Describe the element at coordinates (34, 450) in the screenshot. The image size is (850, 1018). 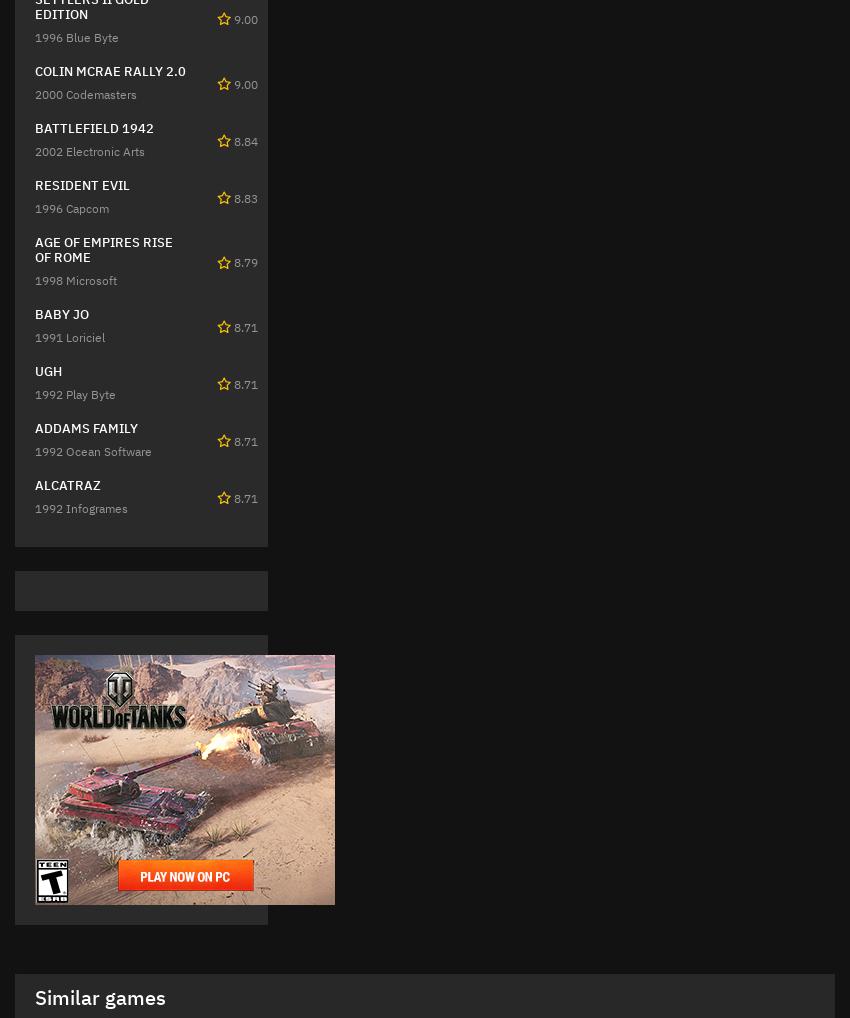
I see `'1992 Ocean Software'` at that location.